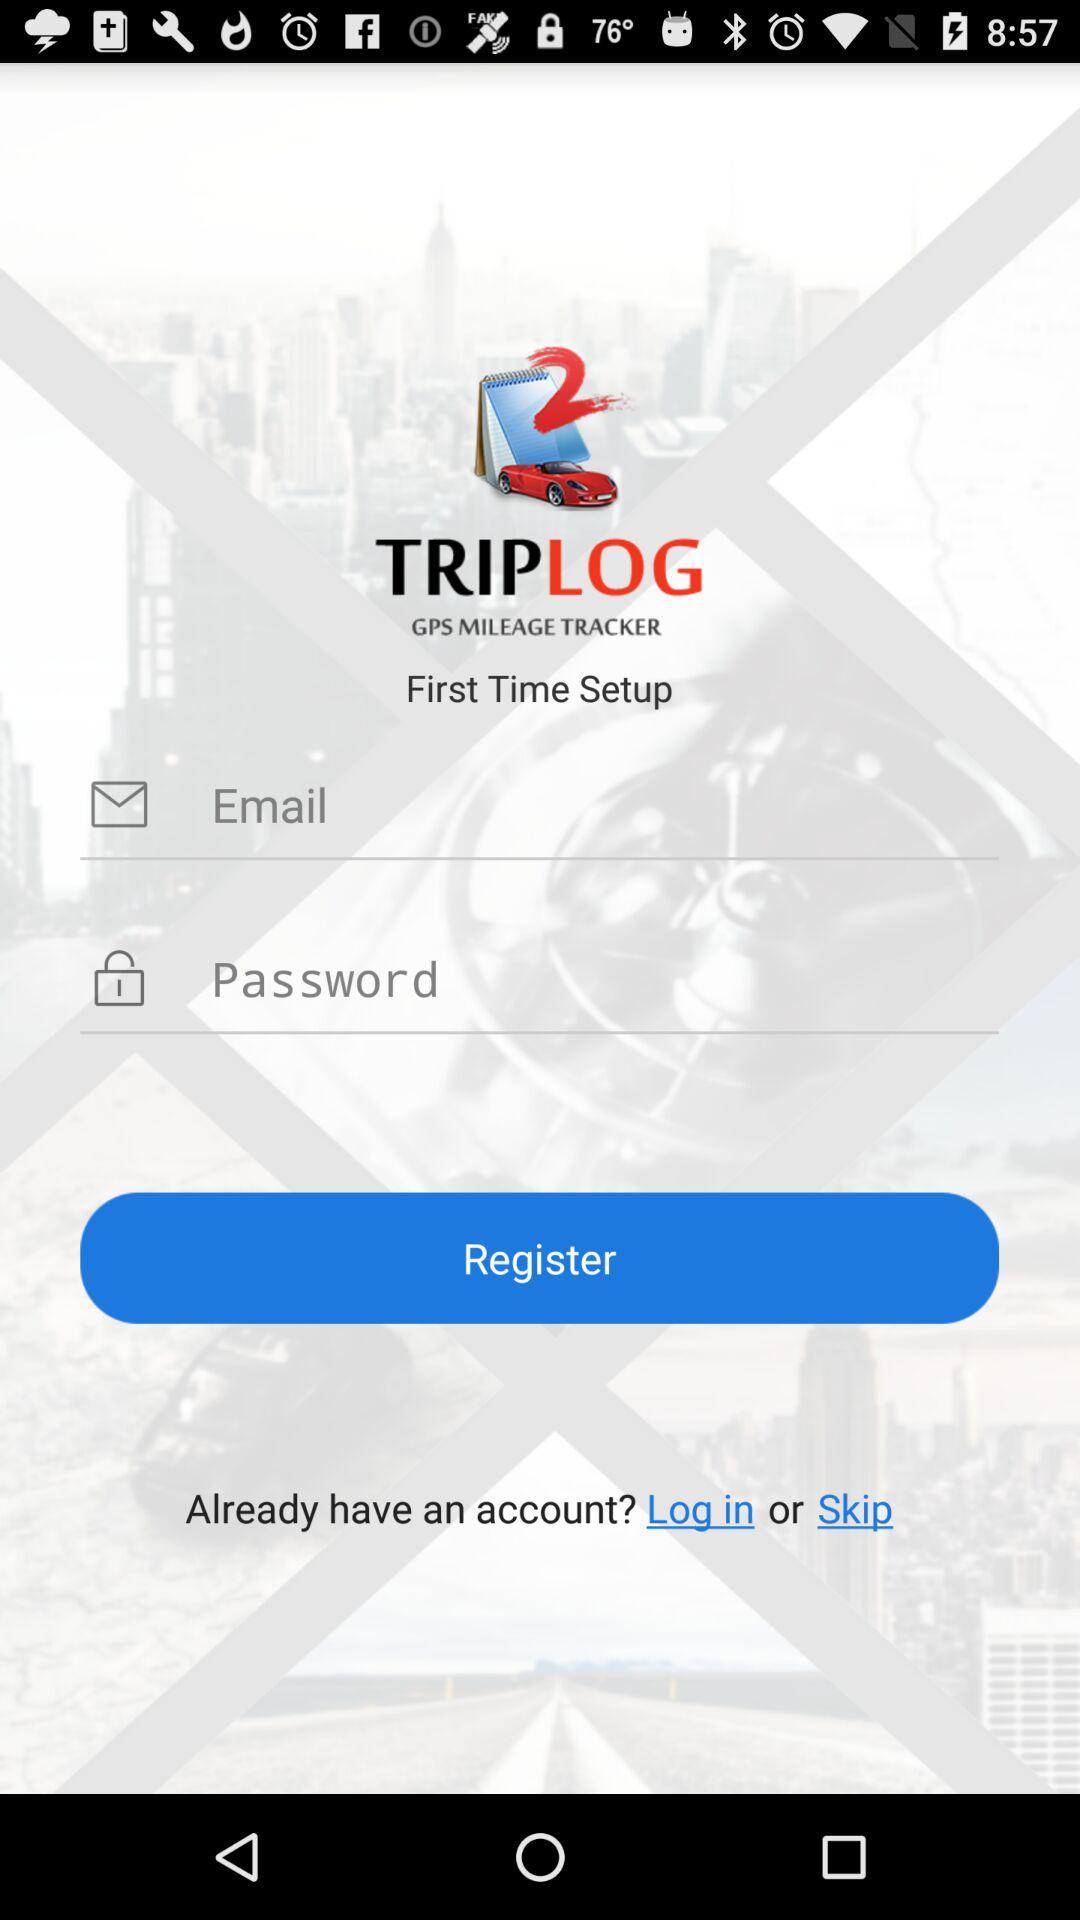  What do you see at coordinates (538, 1257) in the screenshot?
I see `the register` at bounding box center [538, 1257].